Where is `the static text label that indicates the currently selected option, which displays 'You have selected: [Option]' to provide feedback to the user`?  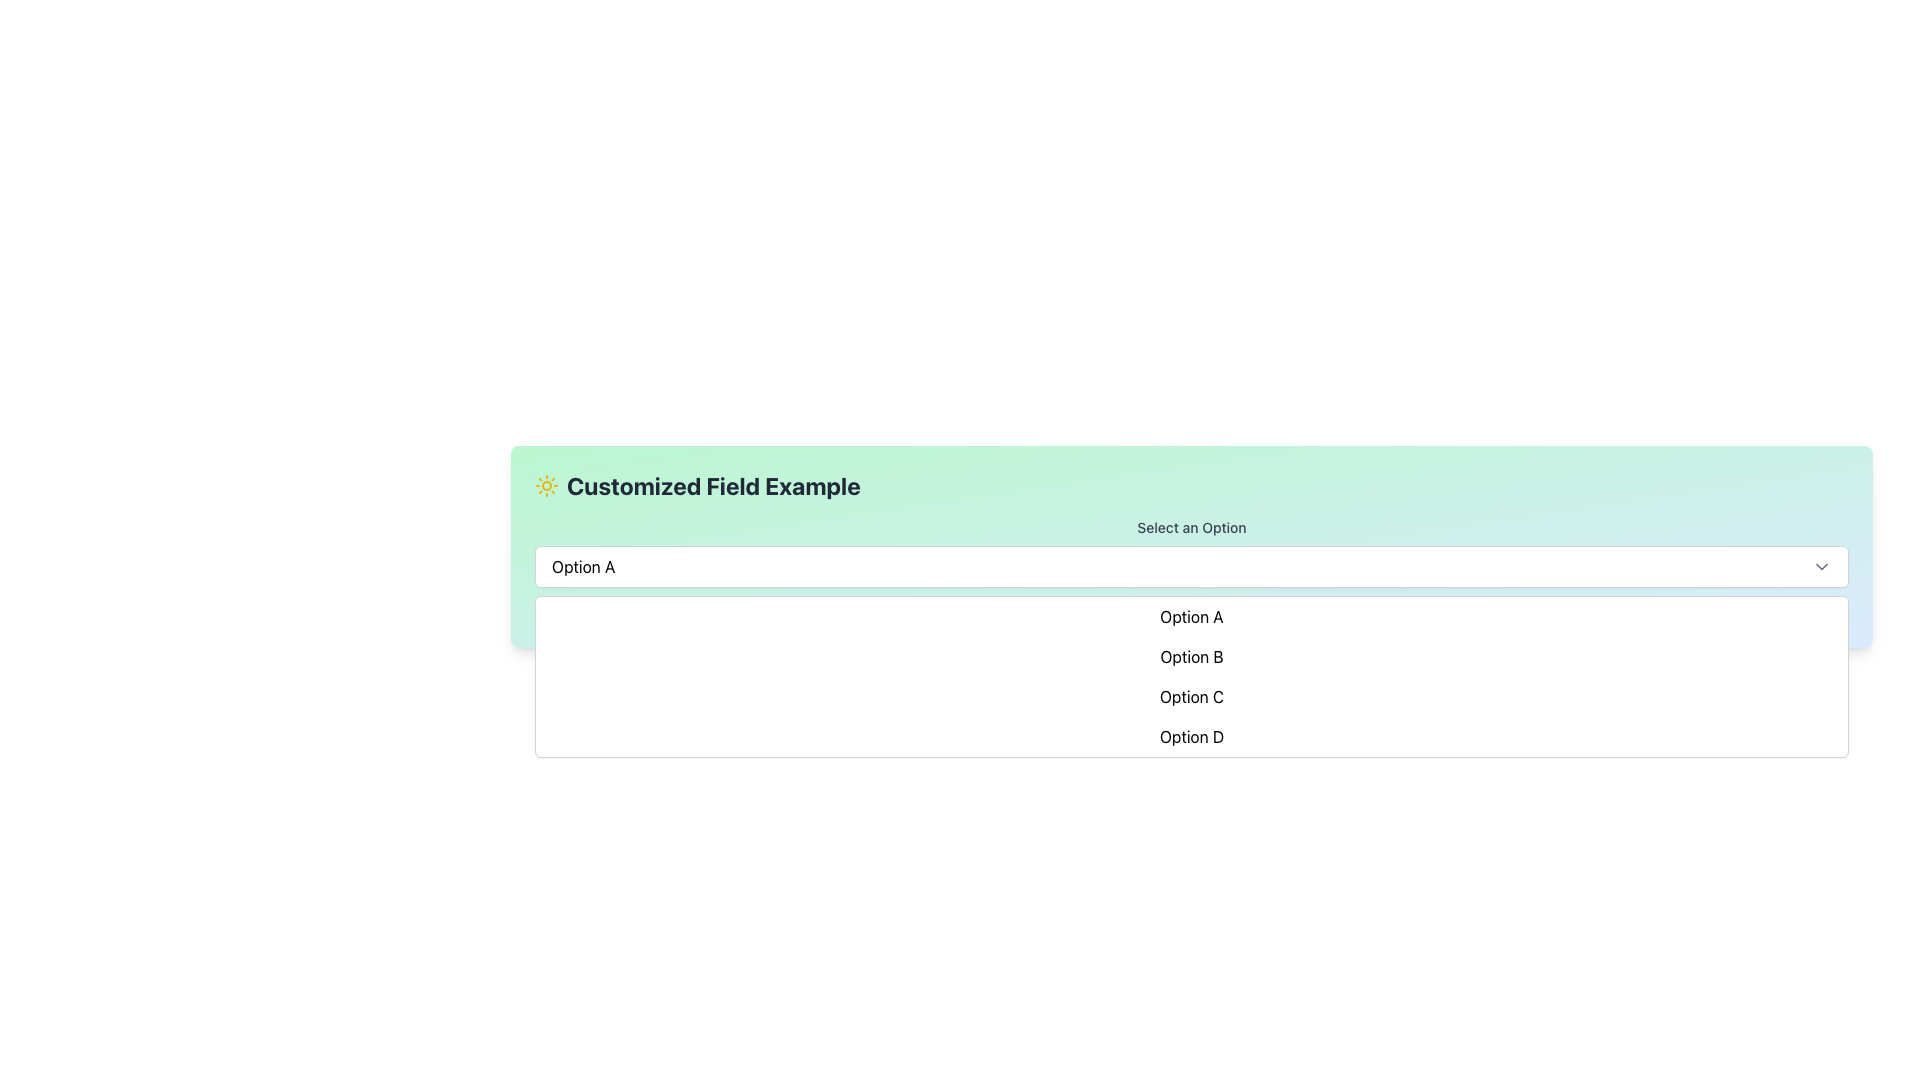
the static text label that indicates the currently selected option, which displays 'You have selected: [Option]' to provide feedback to the user is located at coordinates (1191, 612).